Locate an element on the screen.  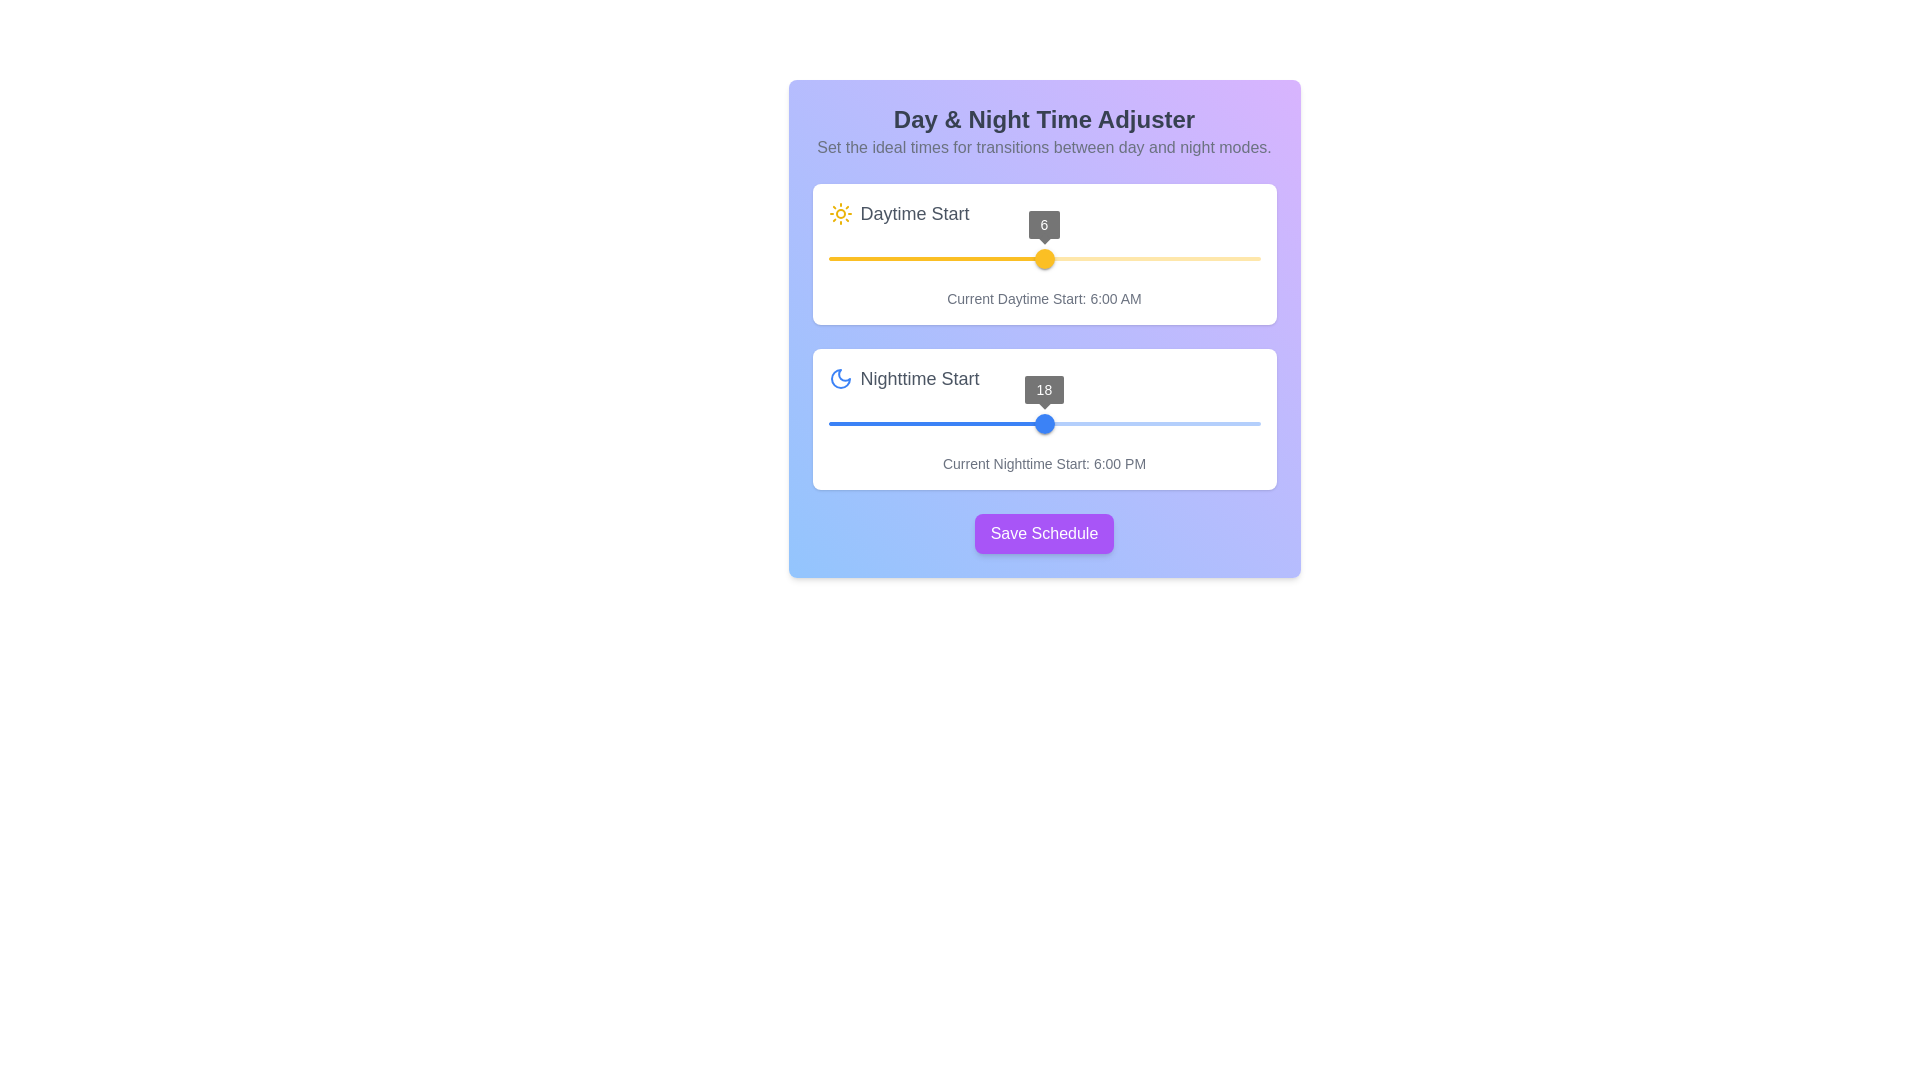
the daytime start is located at coordinates (828, 257).